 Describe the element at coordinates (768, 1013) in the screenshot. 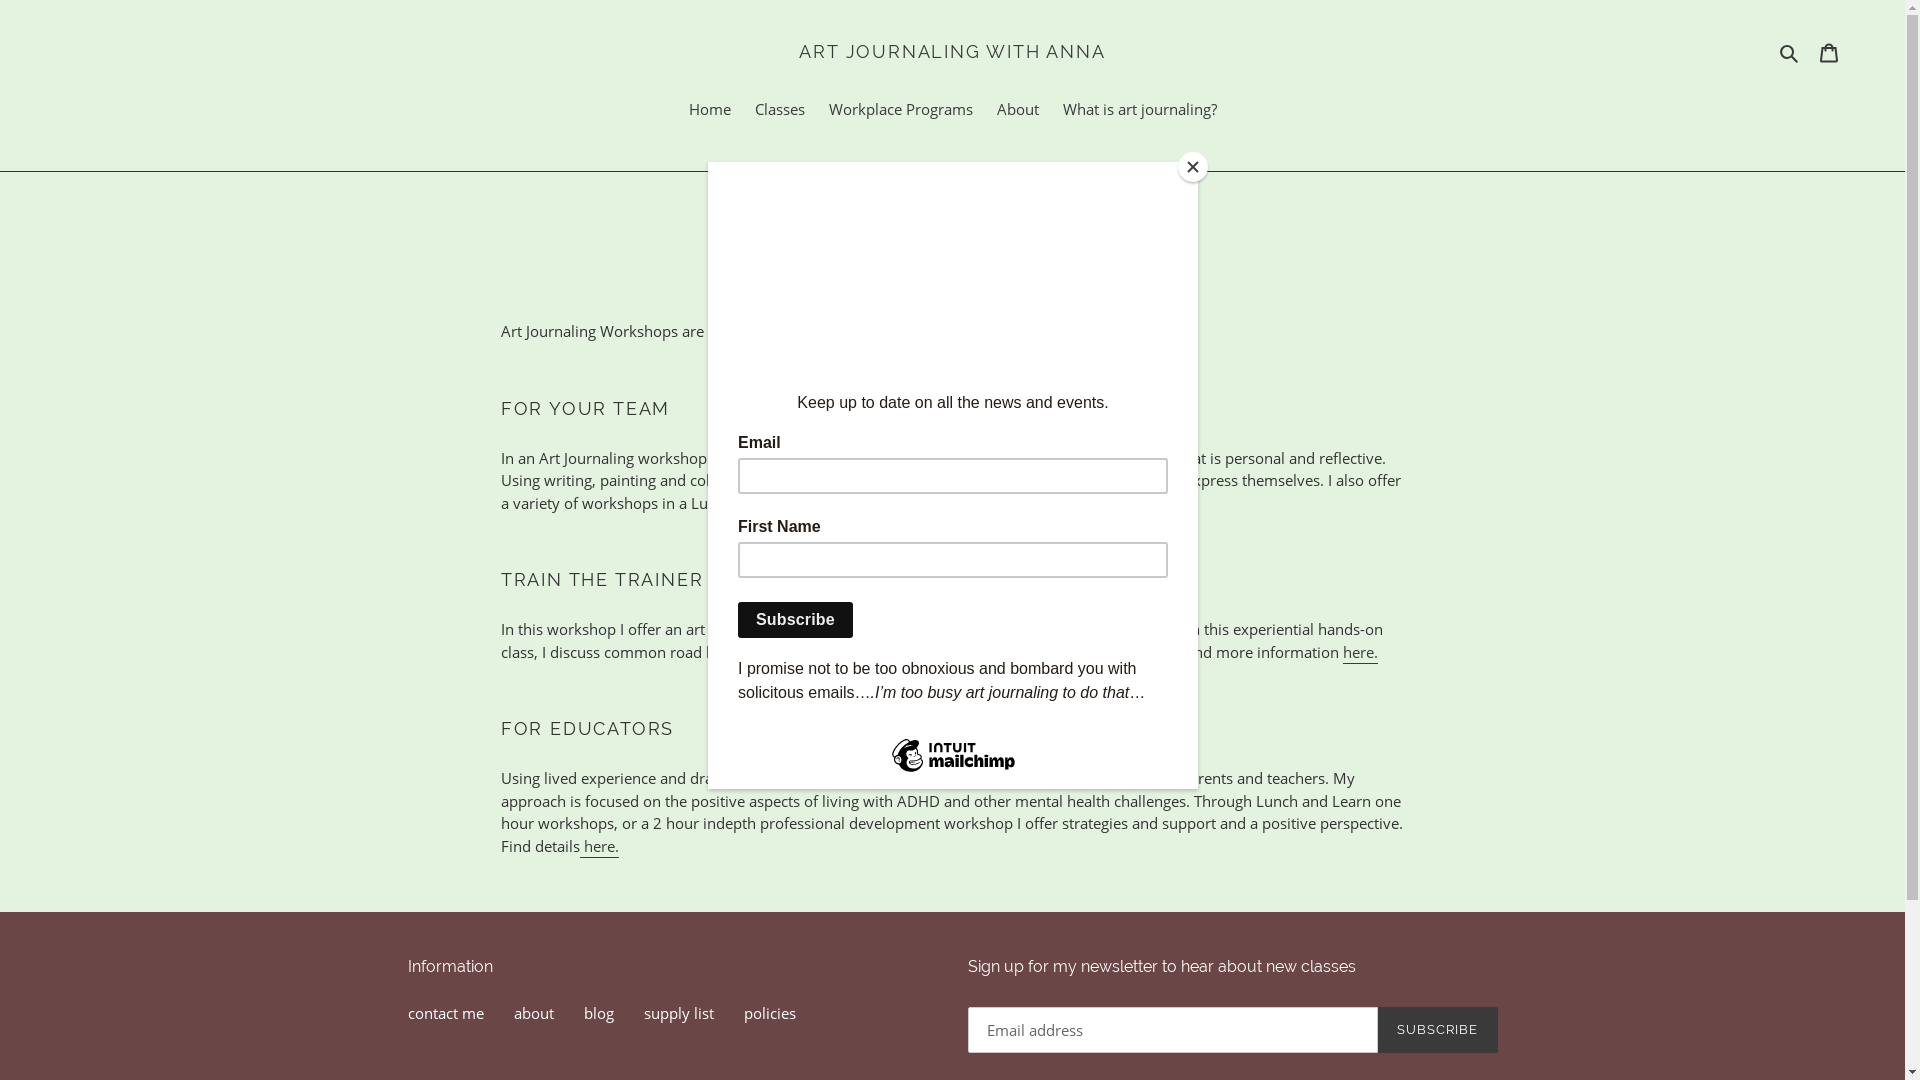

I see `'policies'` at that location.